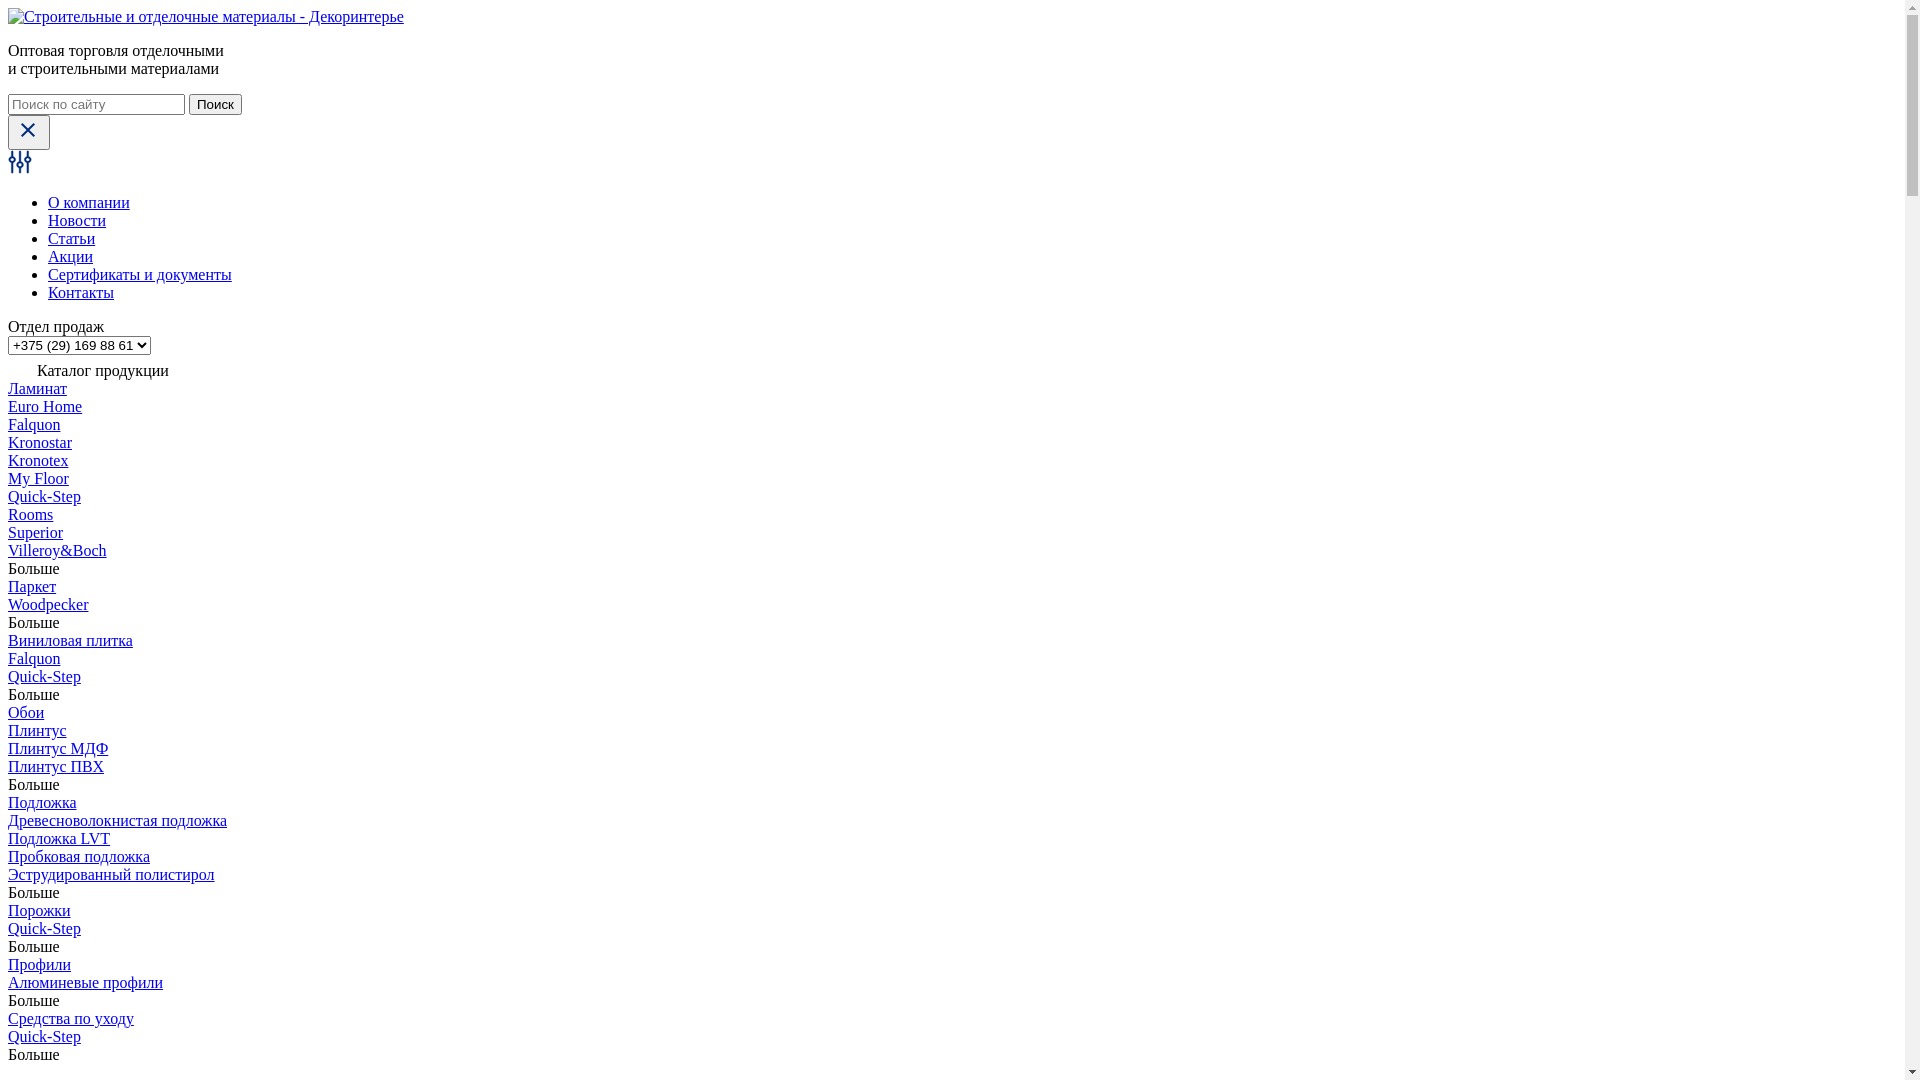 The width and height of the screenshot is (1920, 1080). What do you see at coordinates (57, 550) in the screenshot?
I see `'Villeroy&Boch'` at bounding box center [57, 550].